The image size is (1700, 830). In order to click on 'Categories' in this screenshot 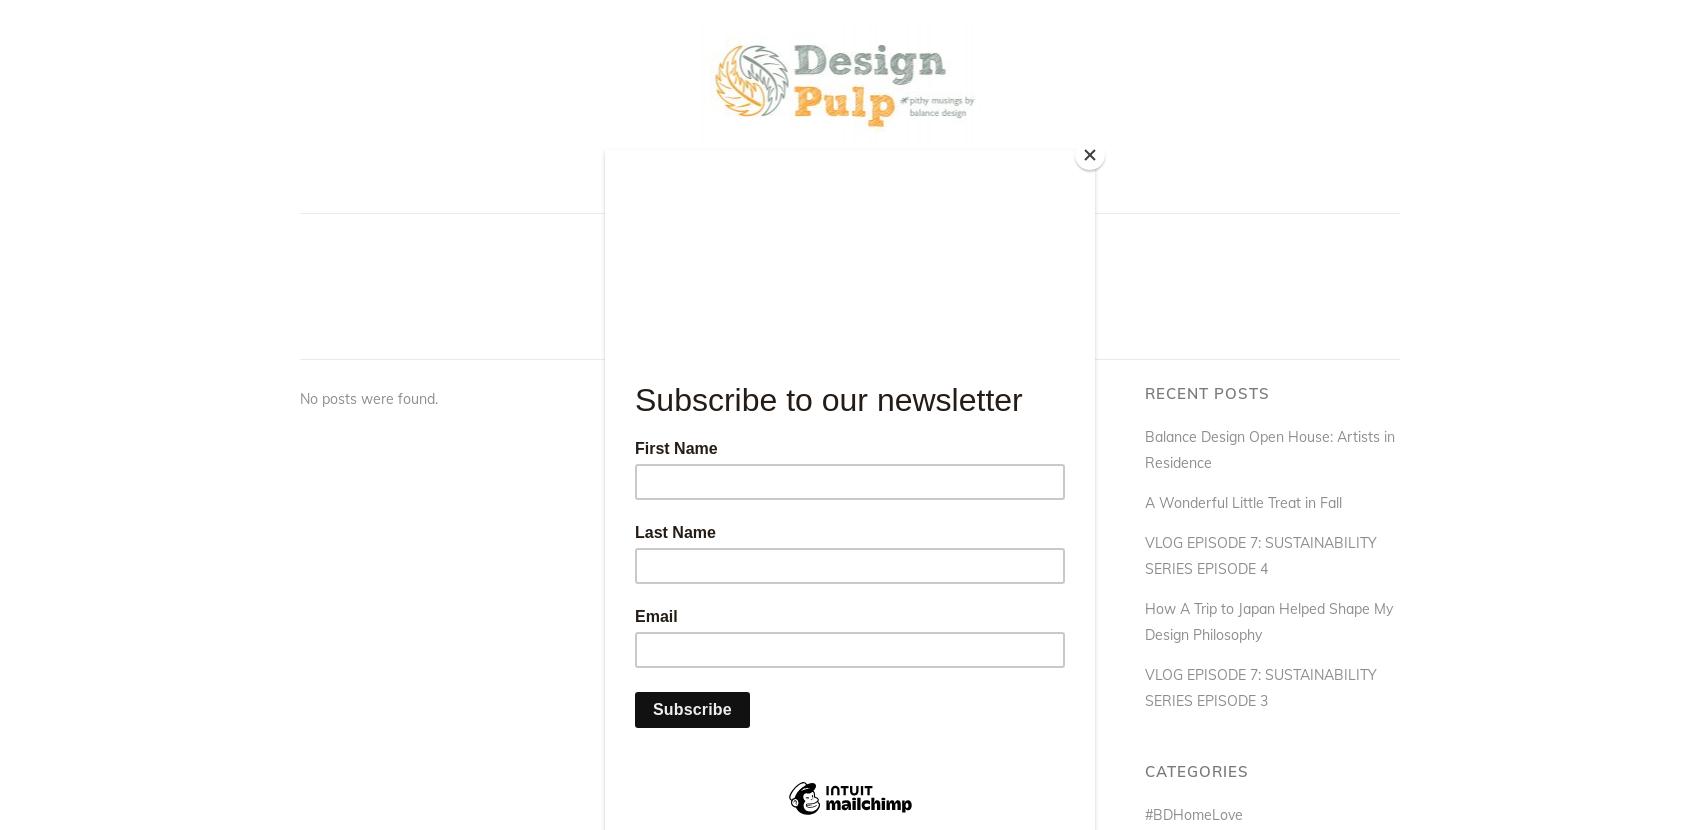, I will do `click(1195, 771)`.